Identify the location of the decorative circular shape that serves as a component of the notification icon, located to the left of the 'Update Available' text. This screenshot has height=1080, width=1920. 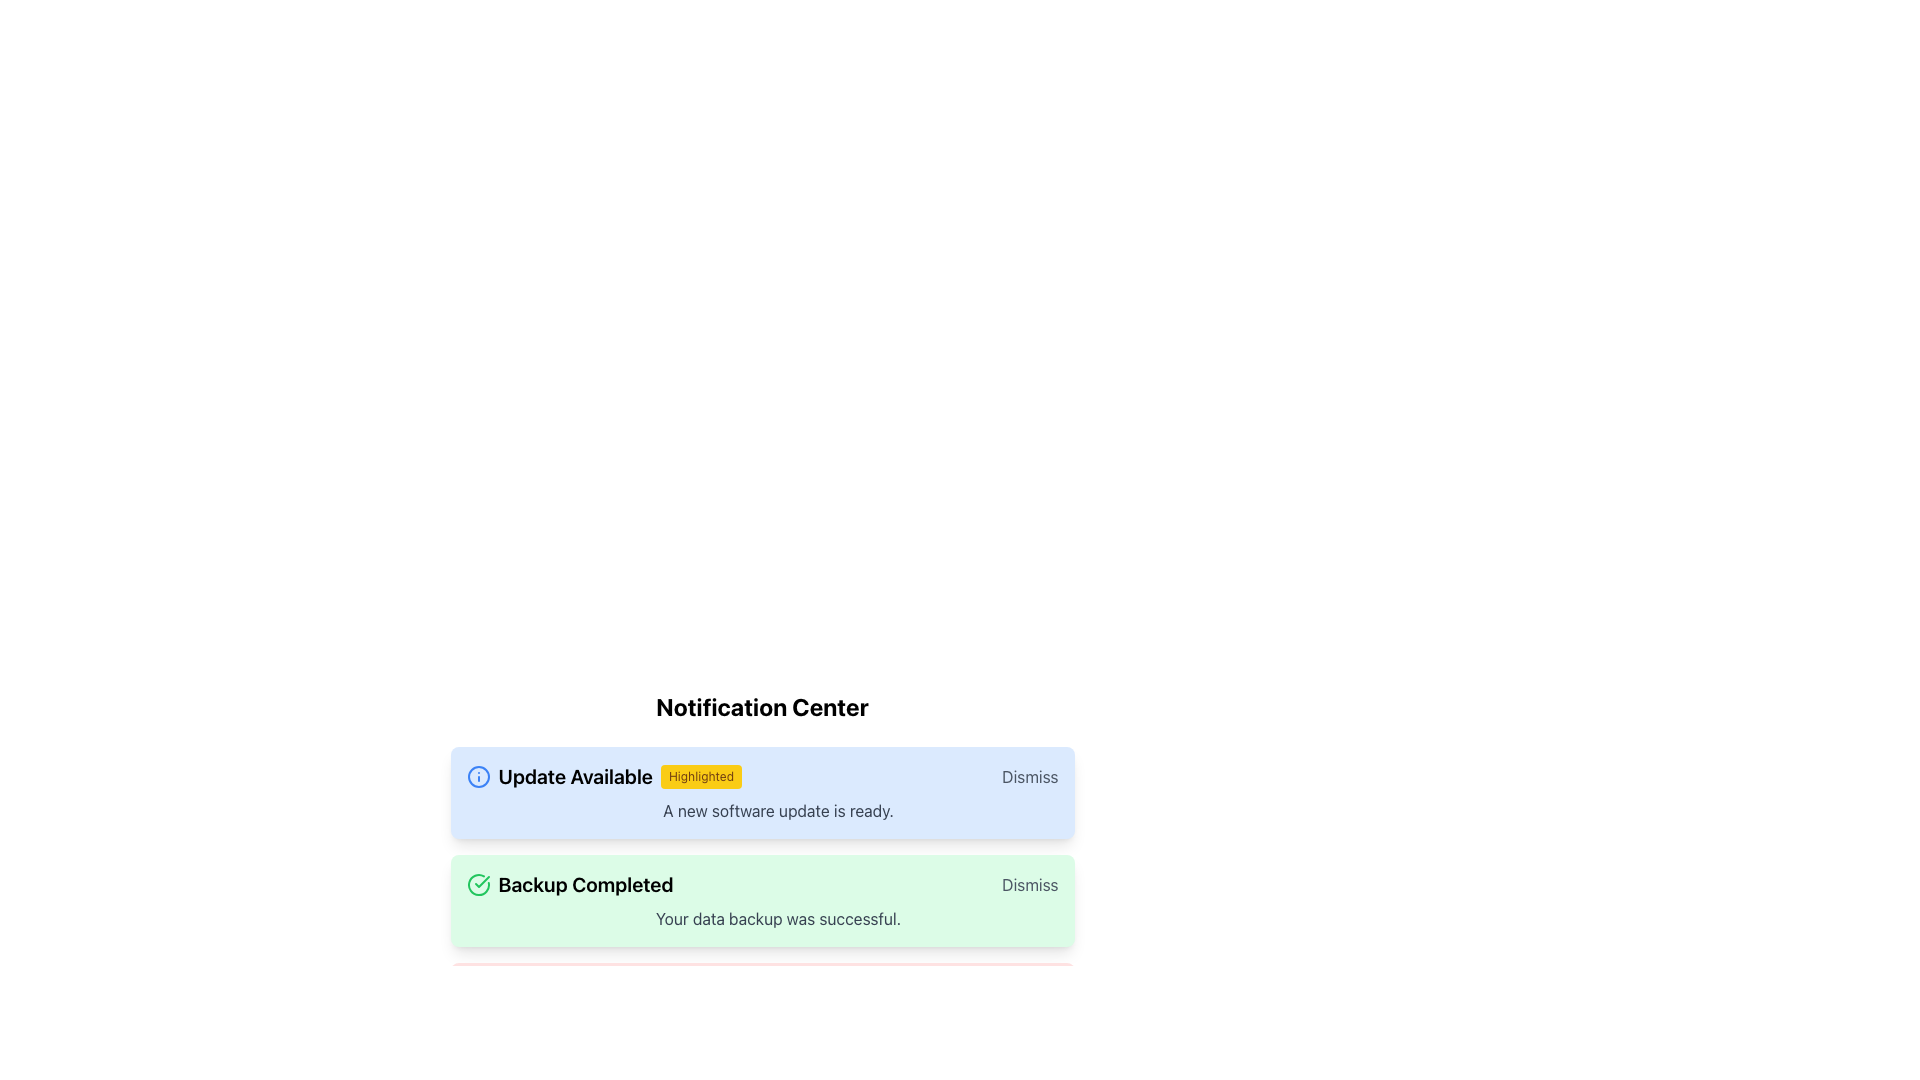
(477, 775).